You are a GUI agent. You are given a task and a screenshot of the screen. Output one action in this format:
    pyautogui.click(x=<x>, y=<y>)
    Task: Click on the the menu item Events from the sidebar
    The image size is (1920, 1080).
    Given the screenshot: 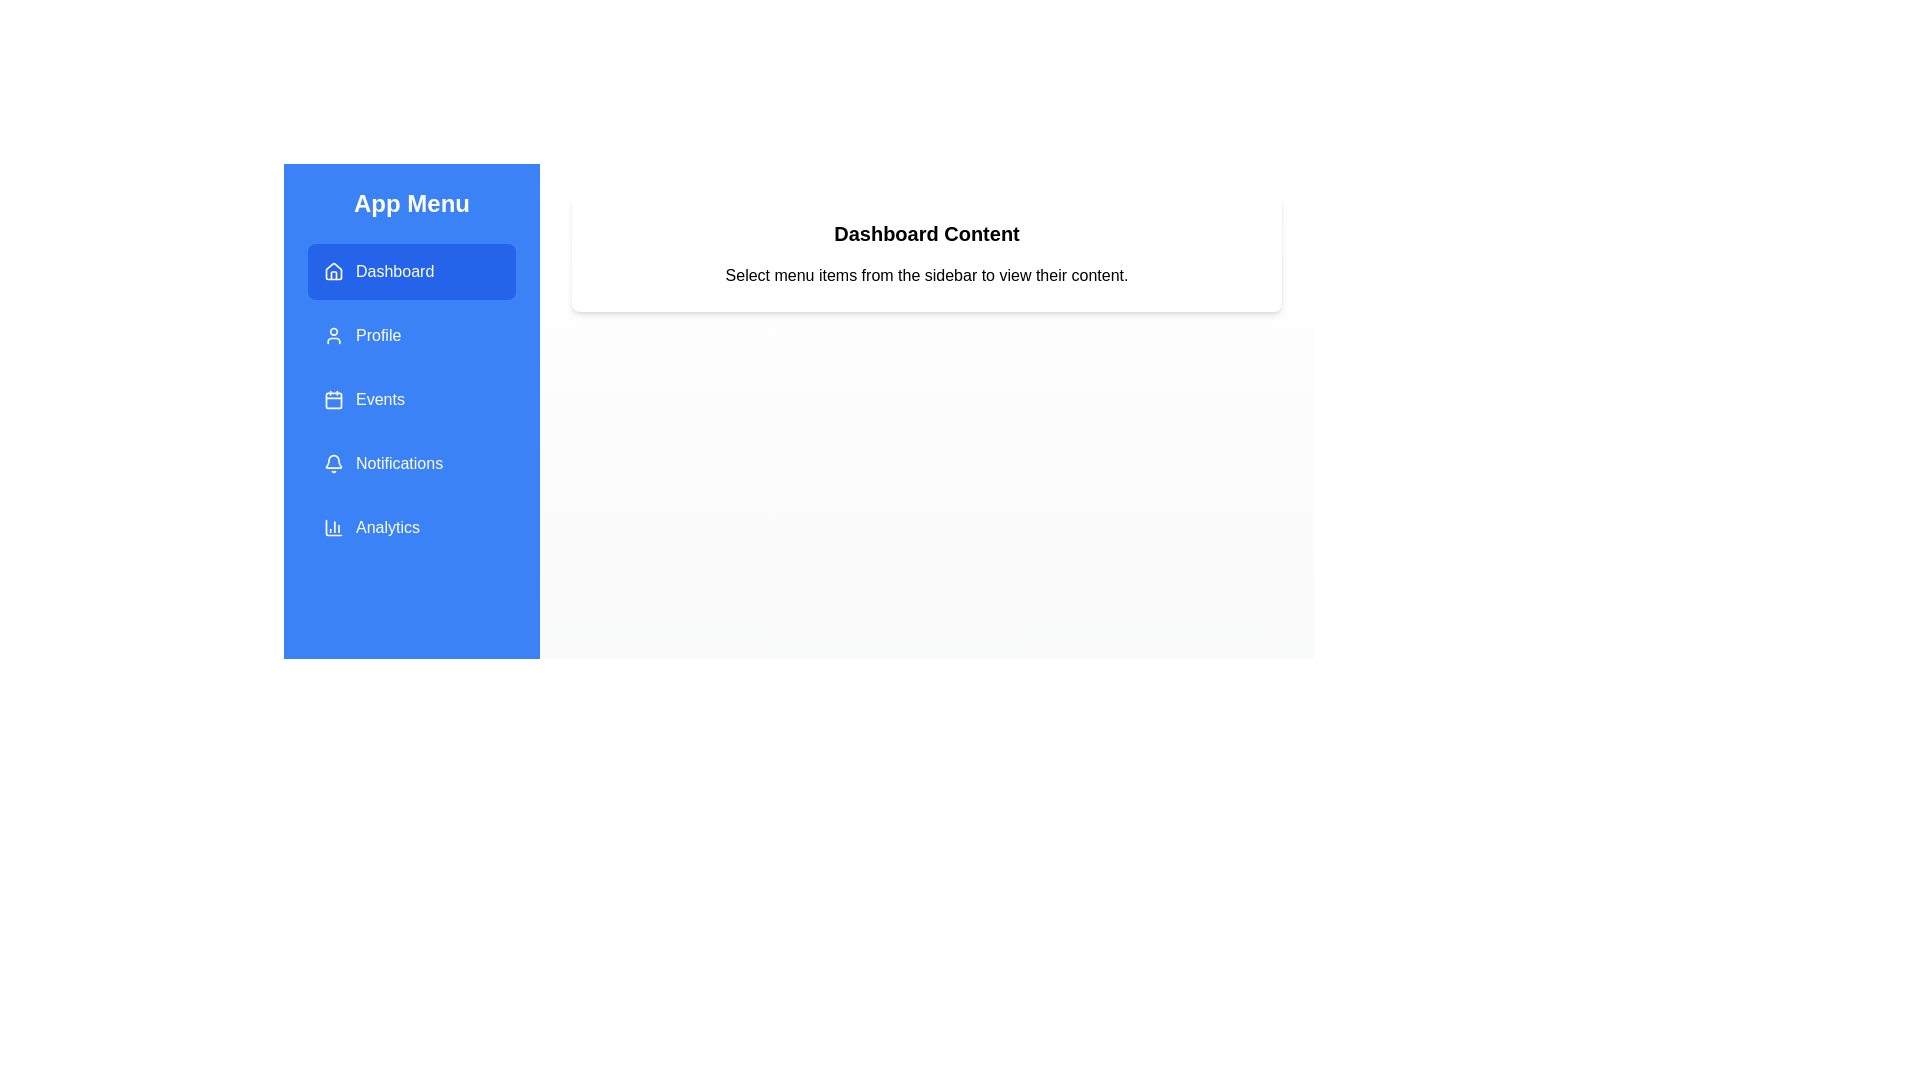 What is the action you would take?
    pyautogui.click(x=411, y=400)
    